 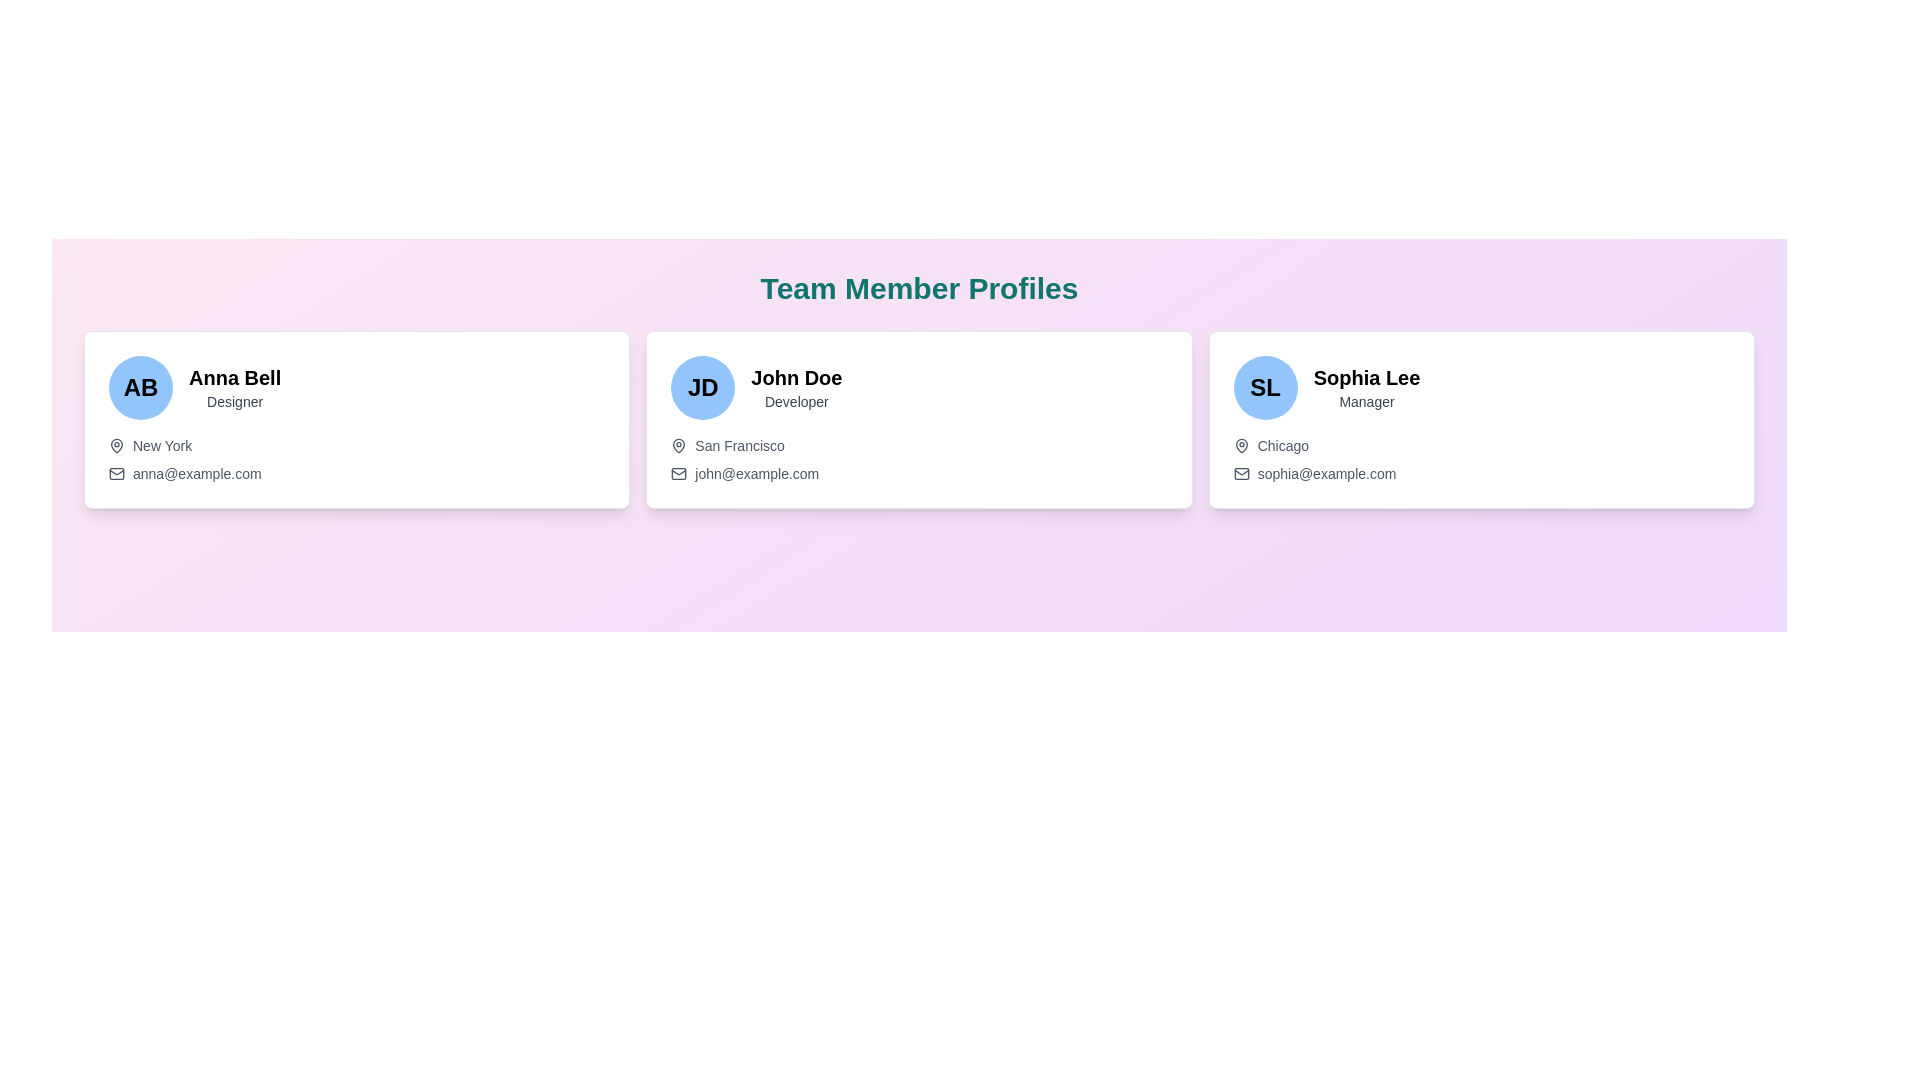 What do you see at coordinates (918, 388) in the screenshot?
I see `the Profile Information Component for 'John Doe' to view the full profile details` at bounding box center [918, 388].